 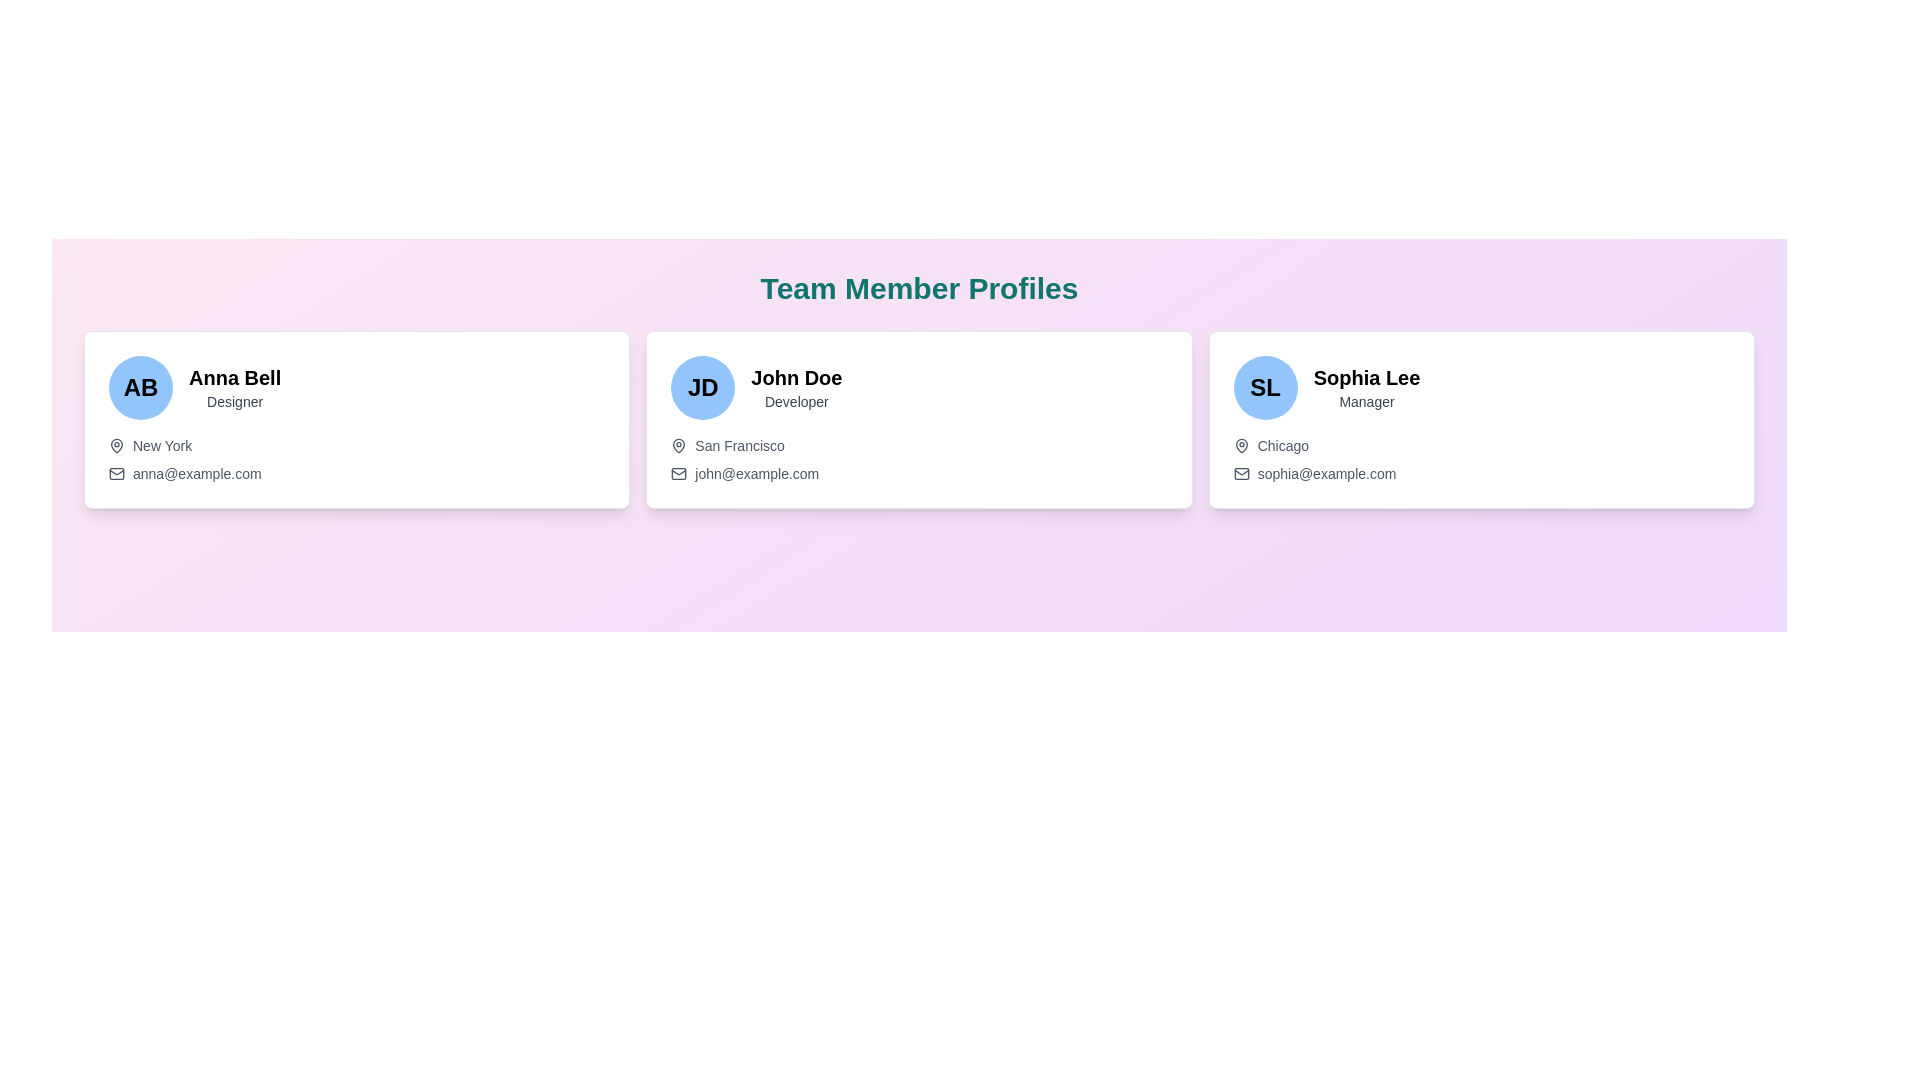 What do you see at coordinates (918, 388) in the screenshot?
I see `the Profile Information Component for 'John Doe' to view the full profile details` at bounding box center [918, 388].